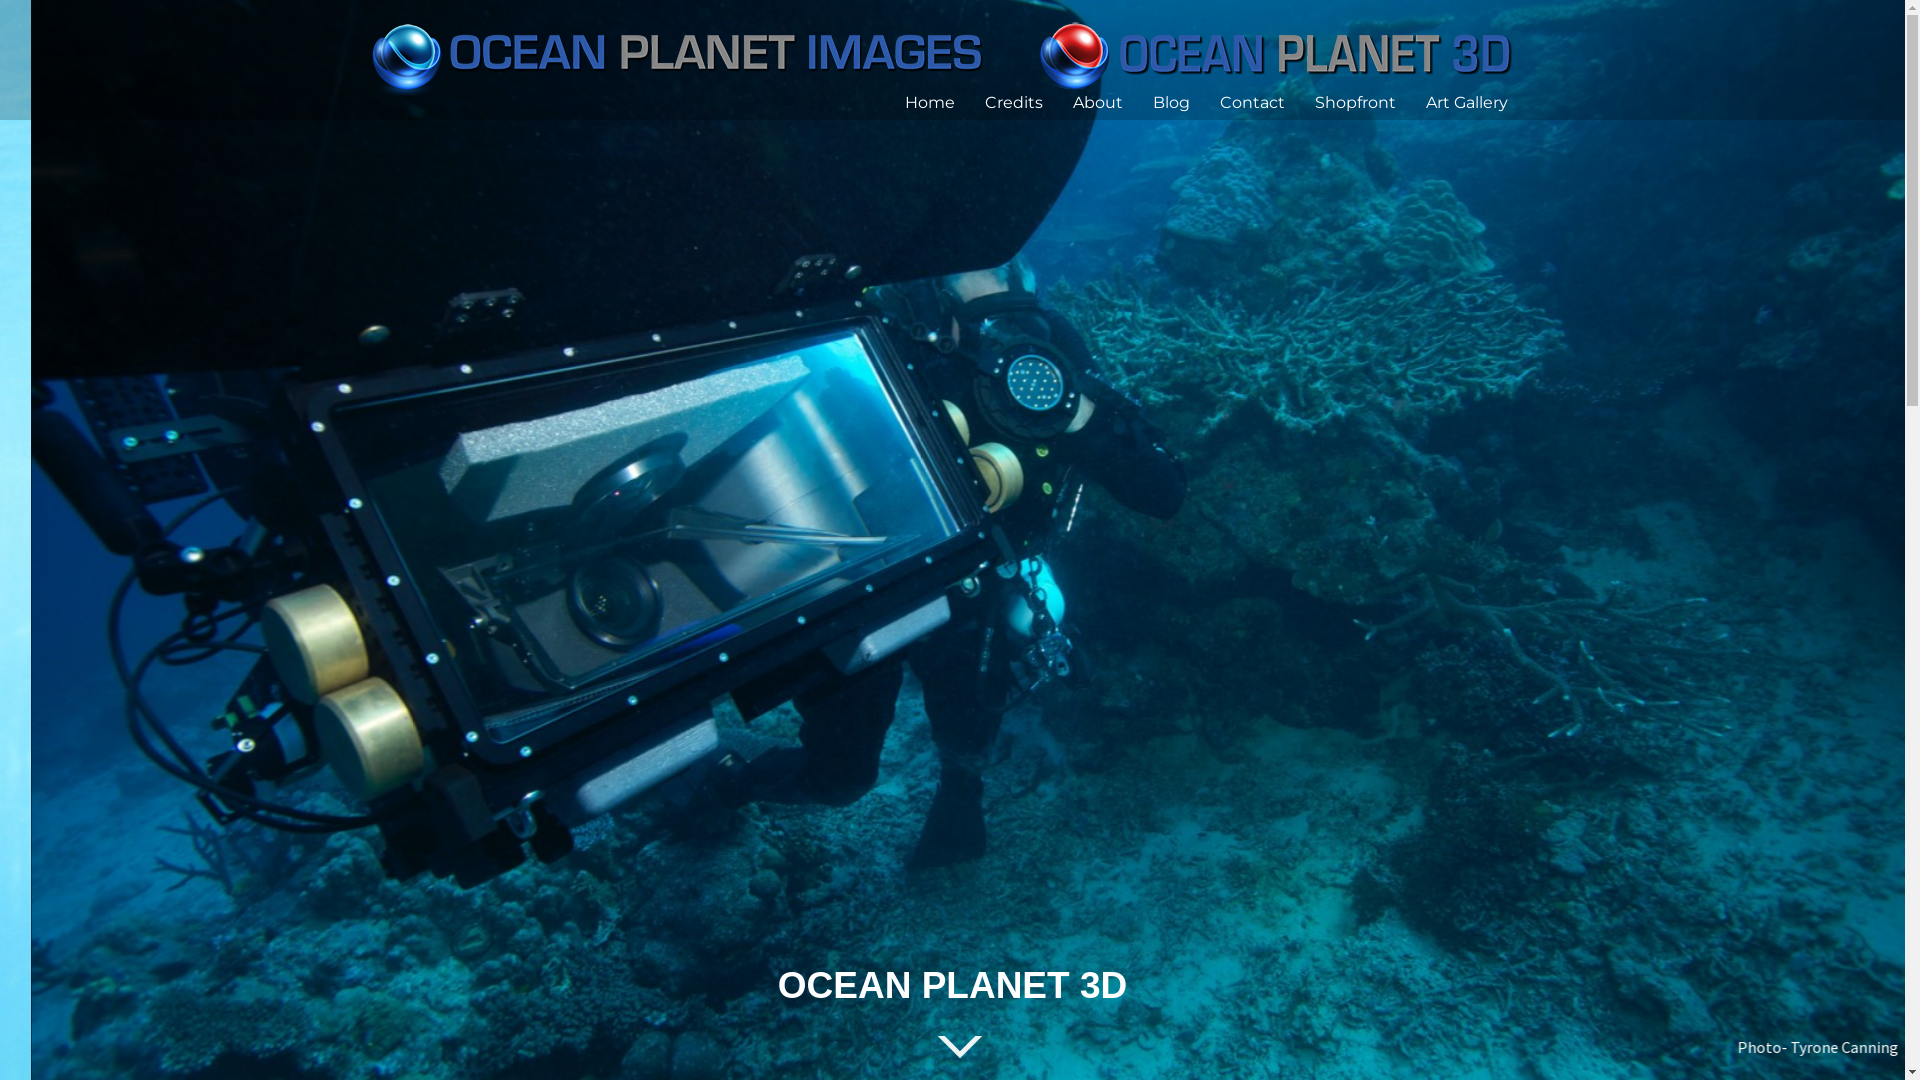 This screenshot has width=1920, height=1080. I want to click on 'Credits', so click(1012, 101).